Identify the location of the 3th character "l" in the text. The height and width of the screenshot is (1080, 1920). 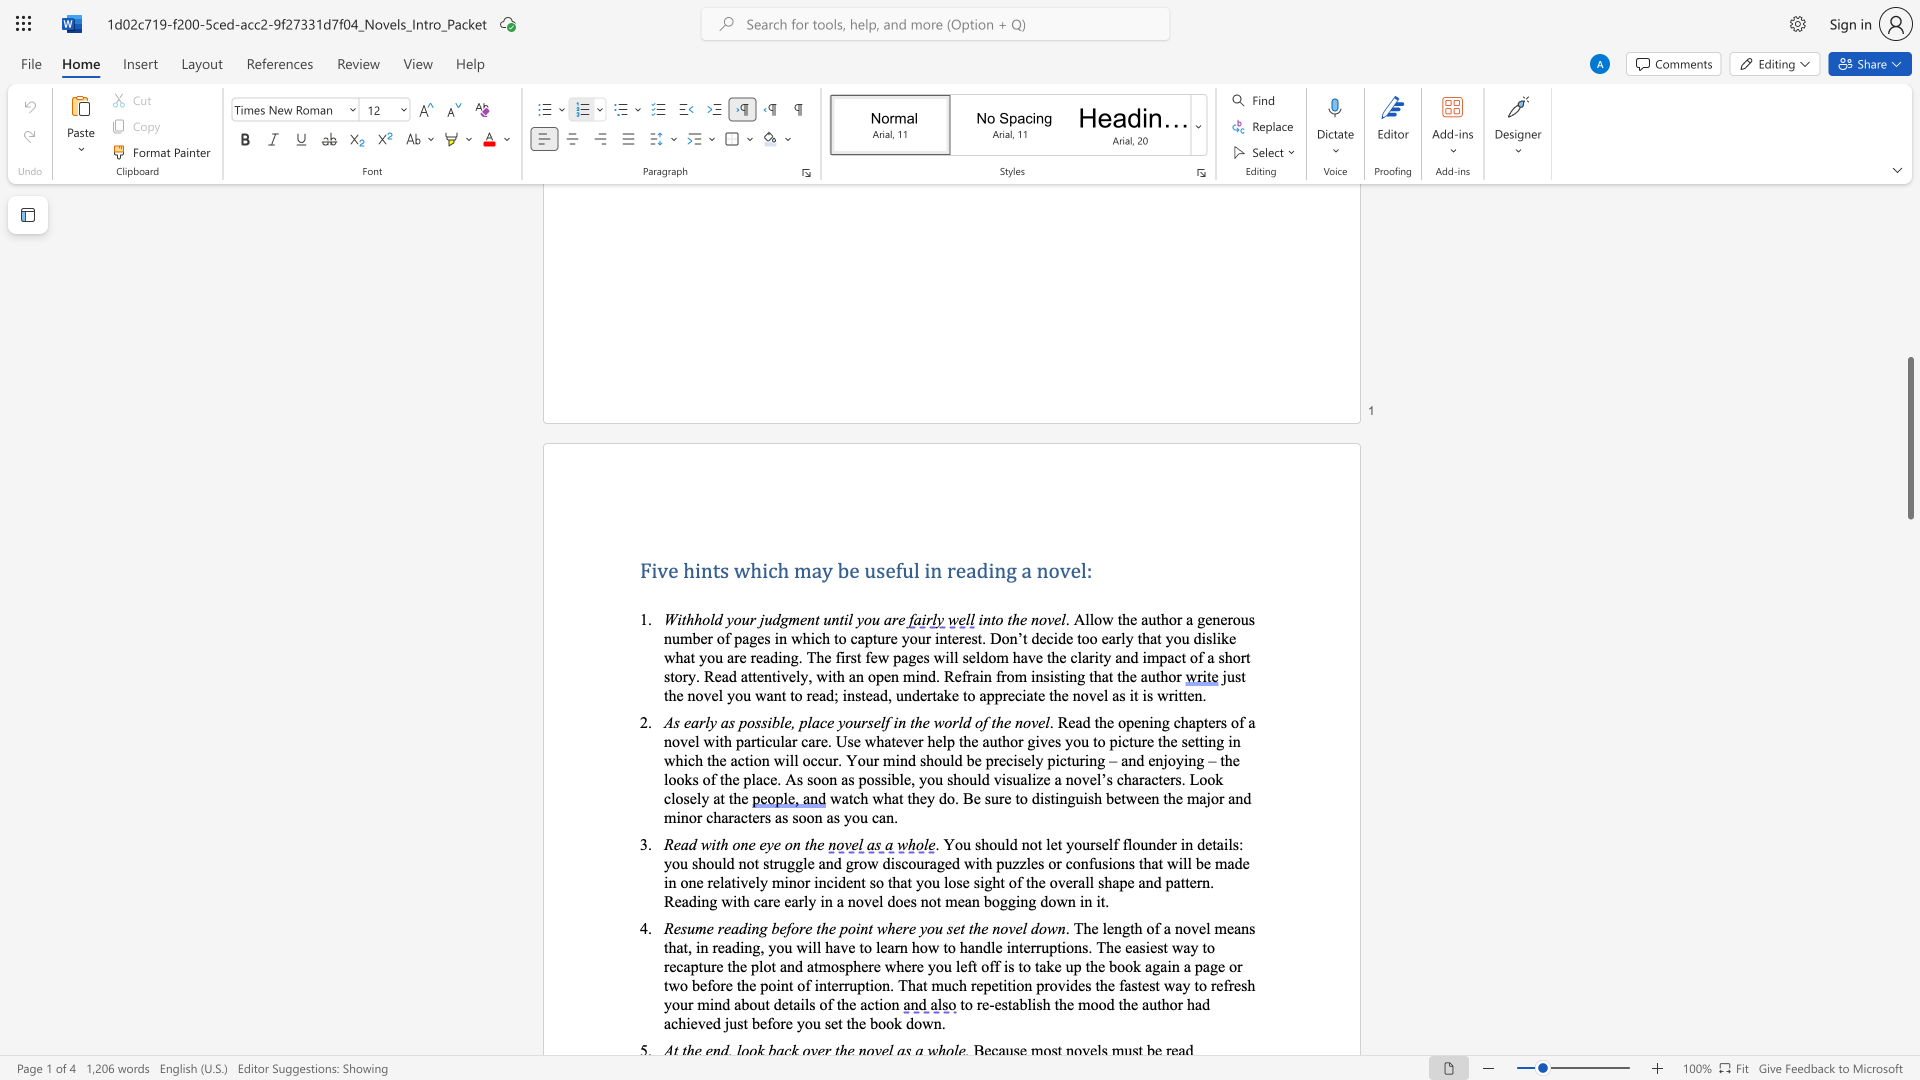
(809, 722).